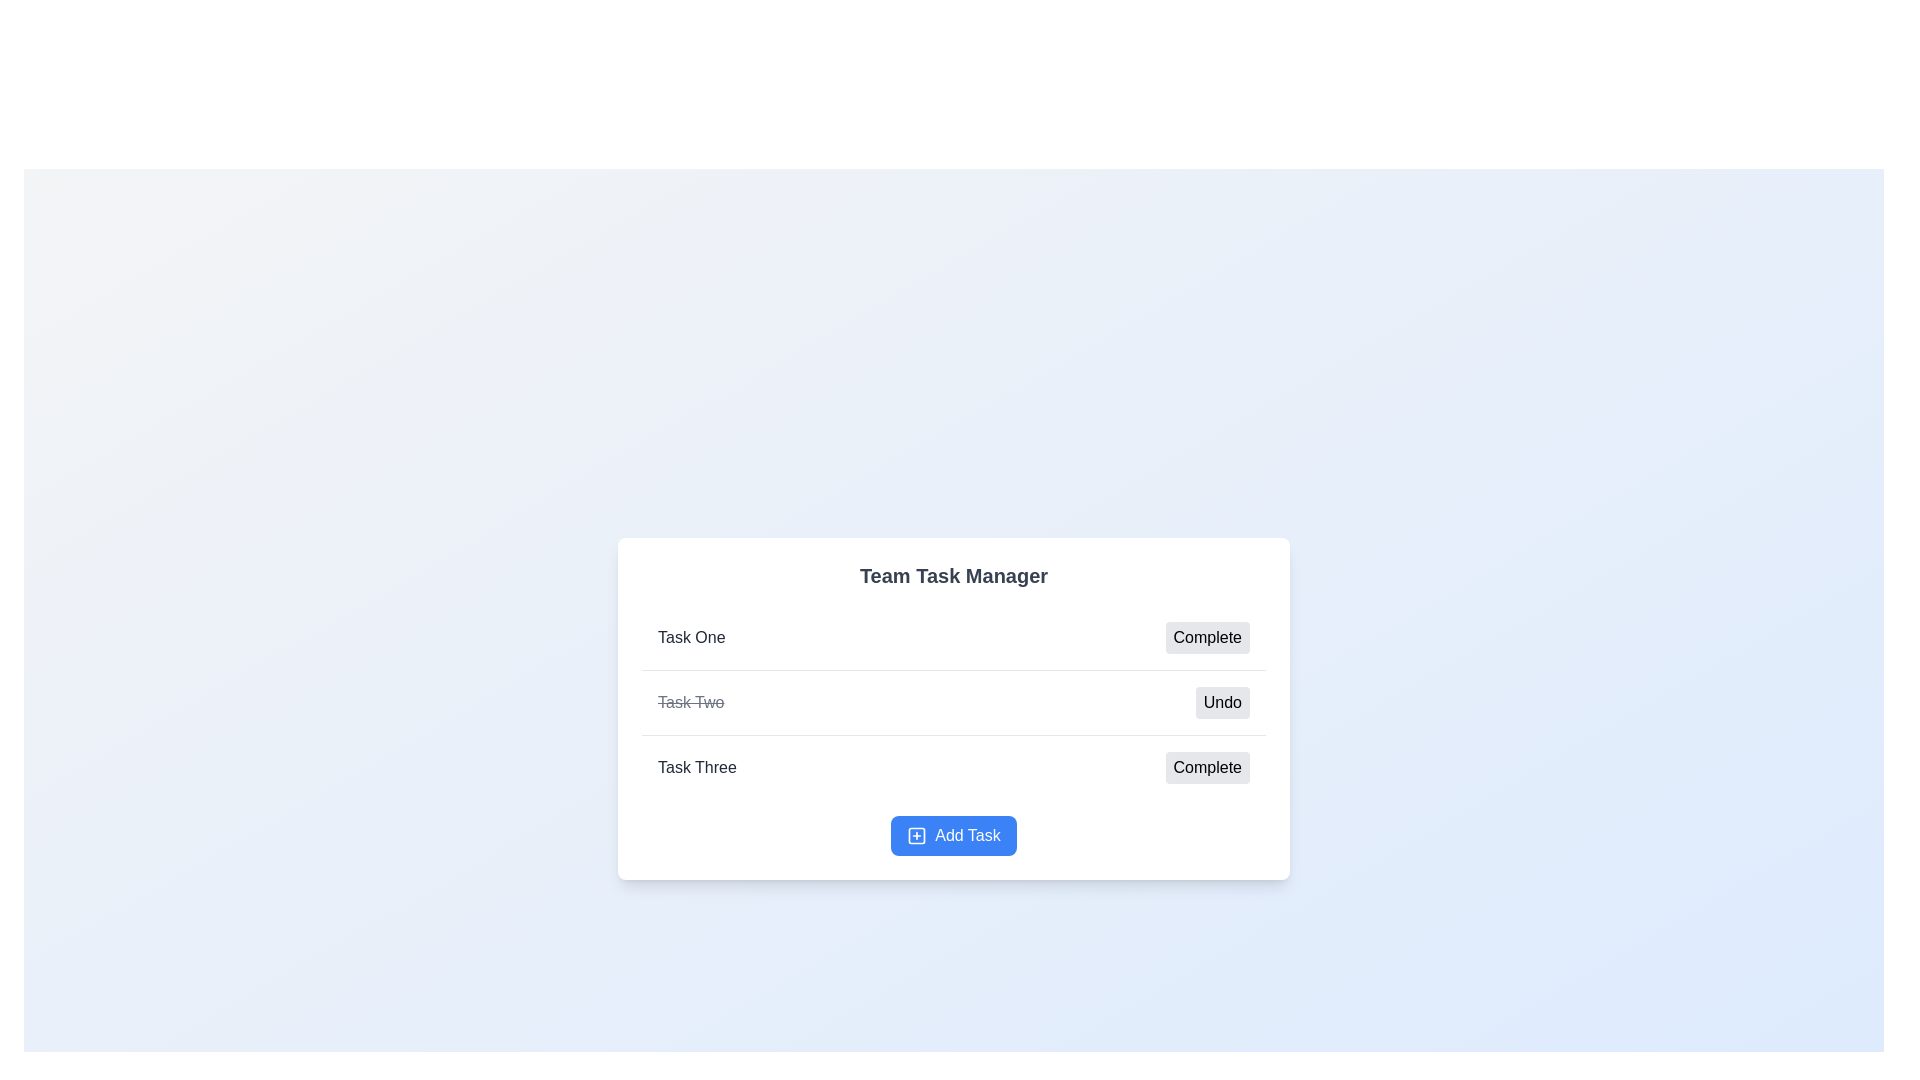 The width and height of the screenshot is (1920, 1080). I want to click on the task Task Three from the list, so click(697, 766).